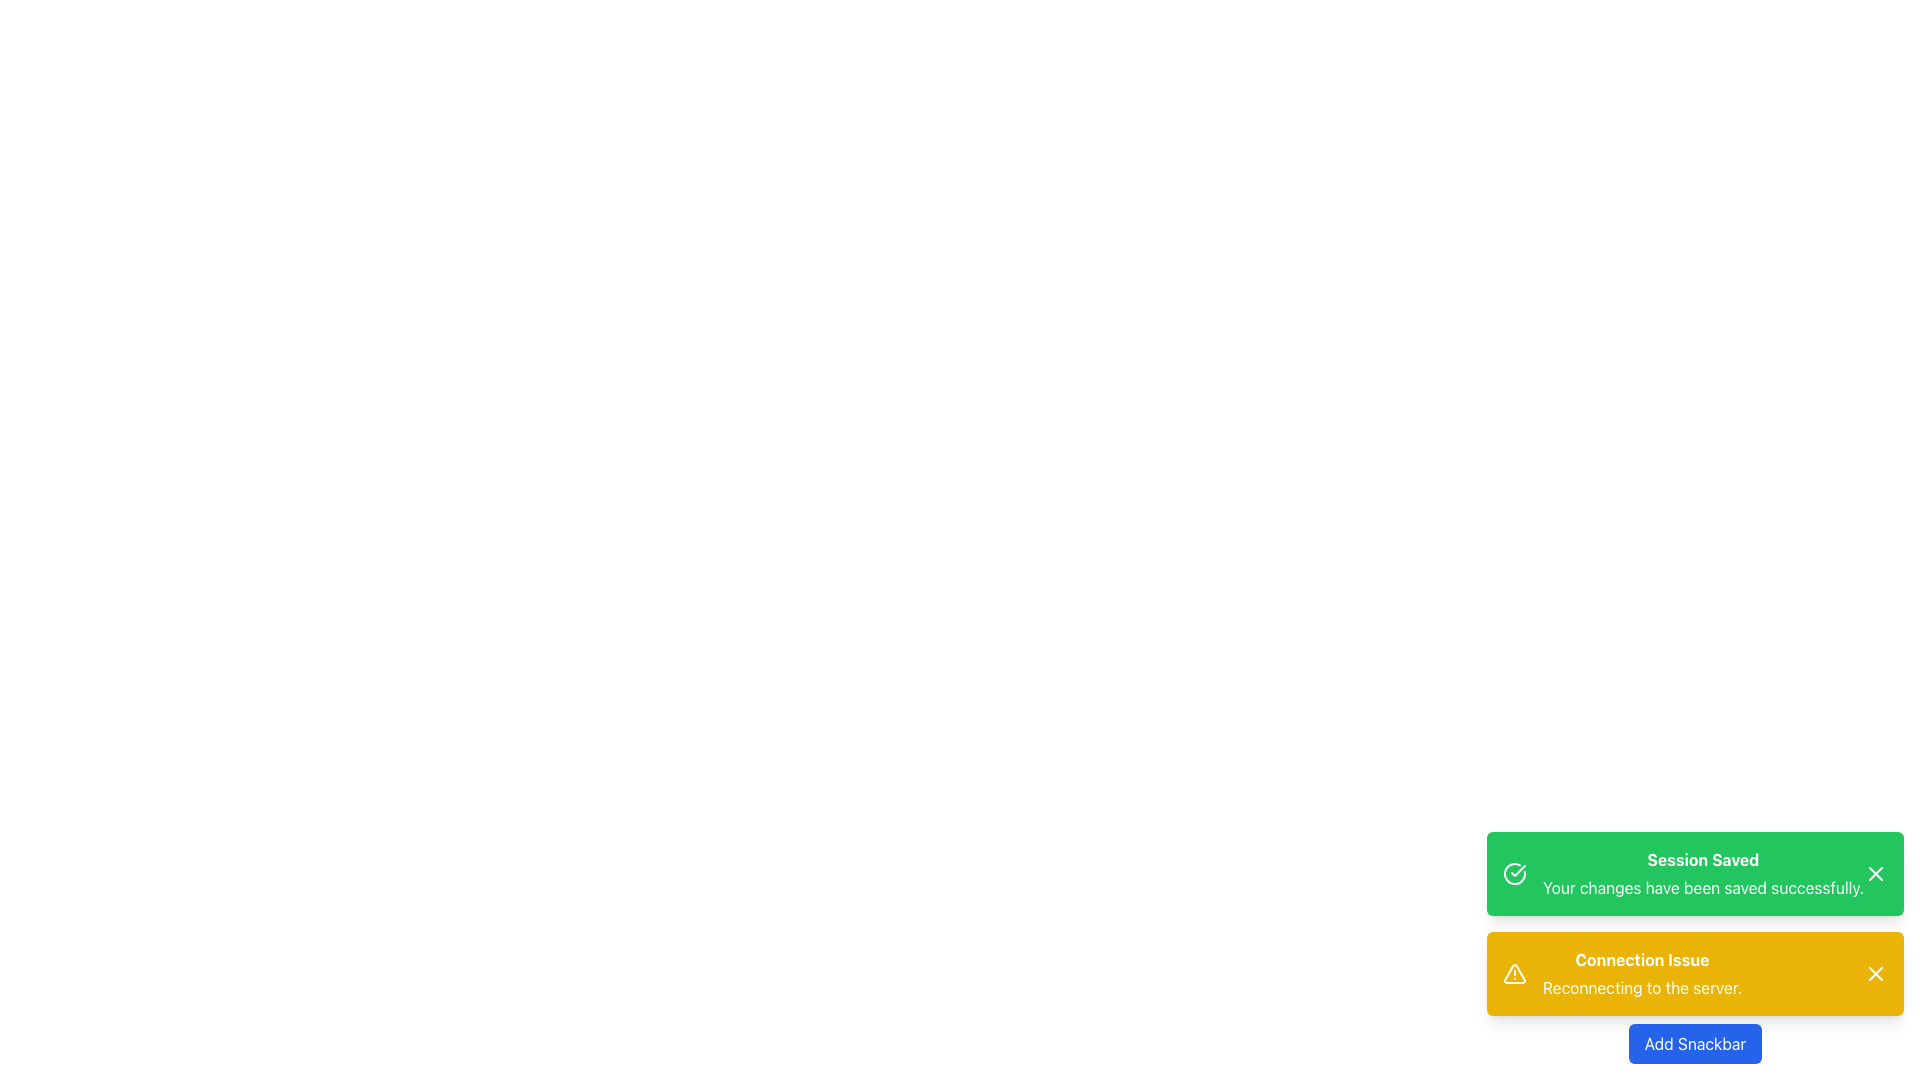  What do you see at coordinates (1514, 973) in the screenshot?
I see `the 'Connection Issue' notification icon located in the yellow notification box, positioned towards the left side adjacent to the text content` at bounding box center [1514, 973].